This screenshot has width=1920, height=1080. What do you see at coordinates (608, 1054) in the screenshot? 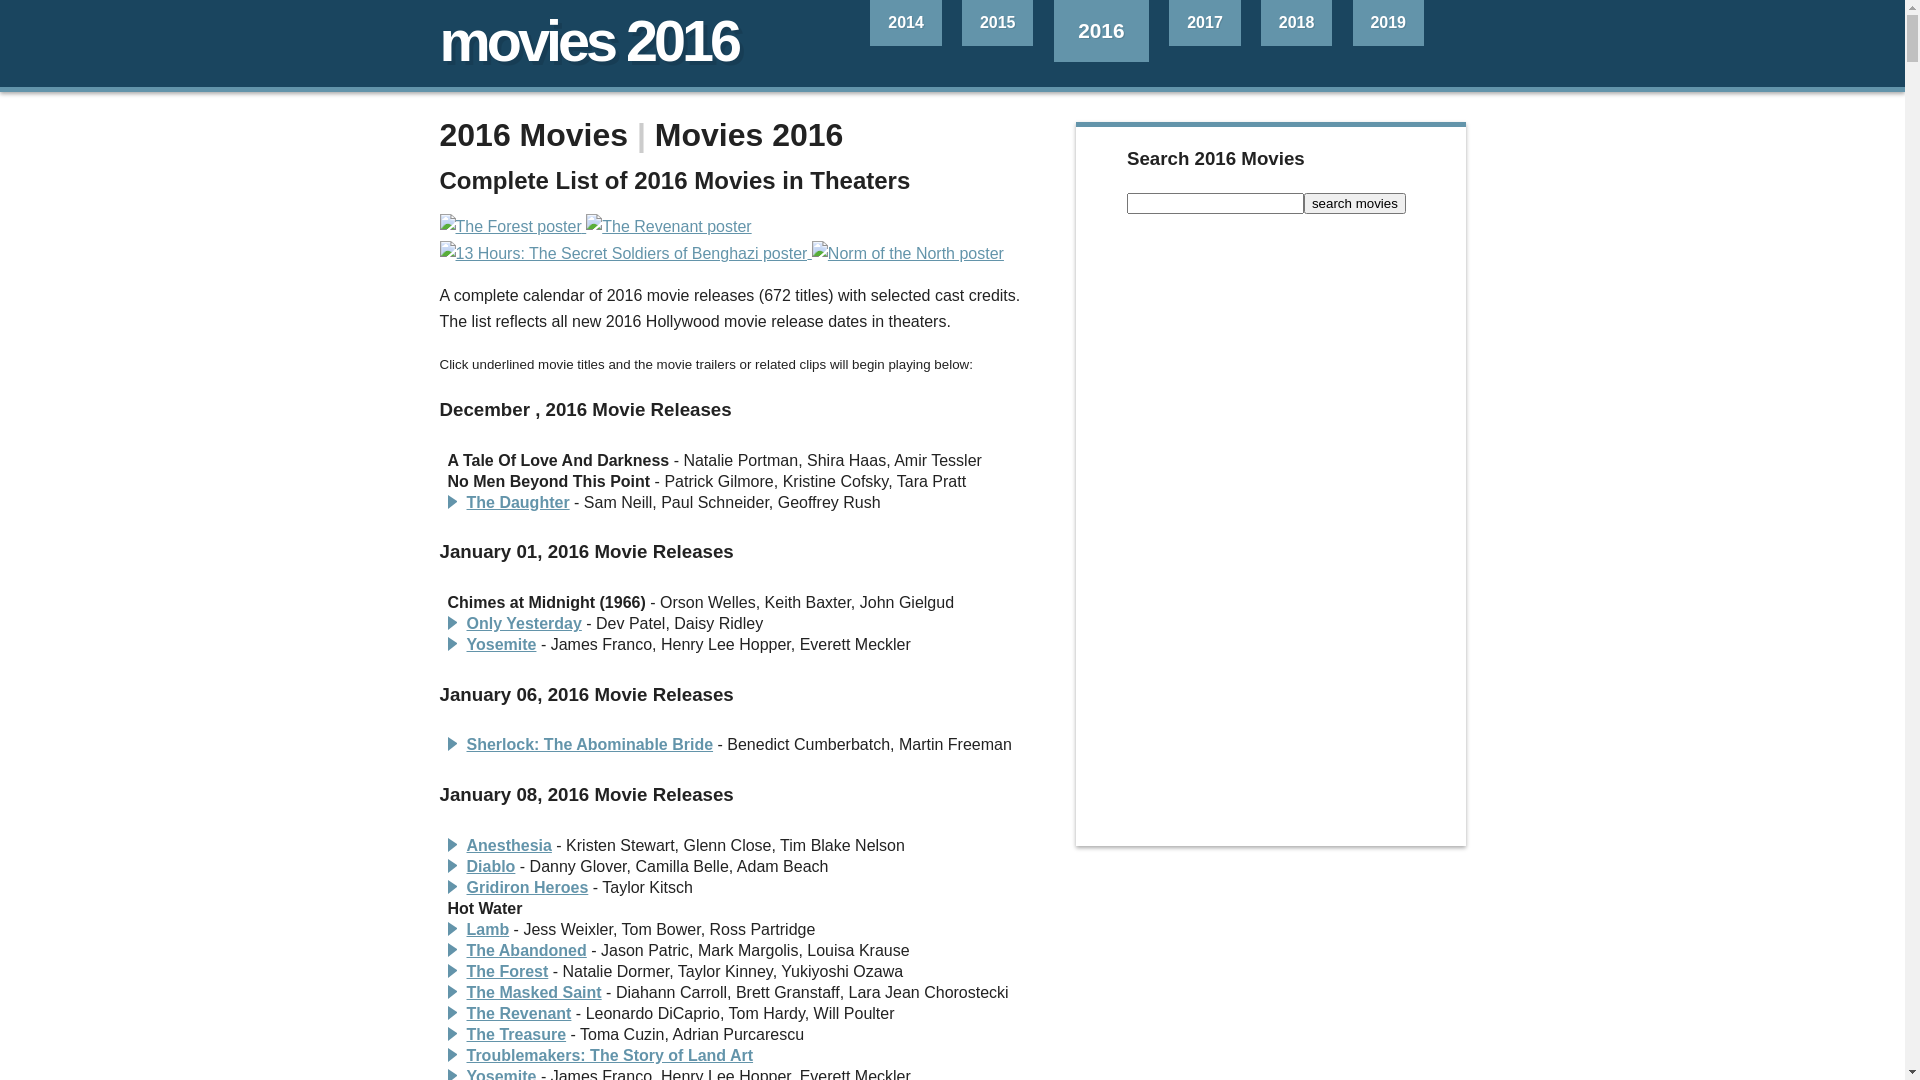
I see `'Troublemakers: The Story of Land Art'` at bounding box center [608, 1054].